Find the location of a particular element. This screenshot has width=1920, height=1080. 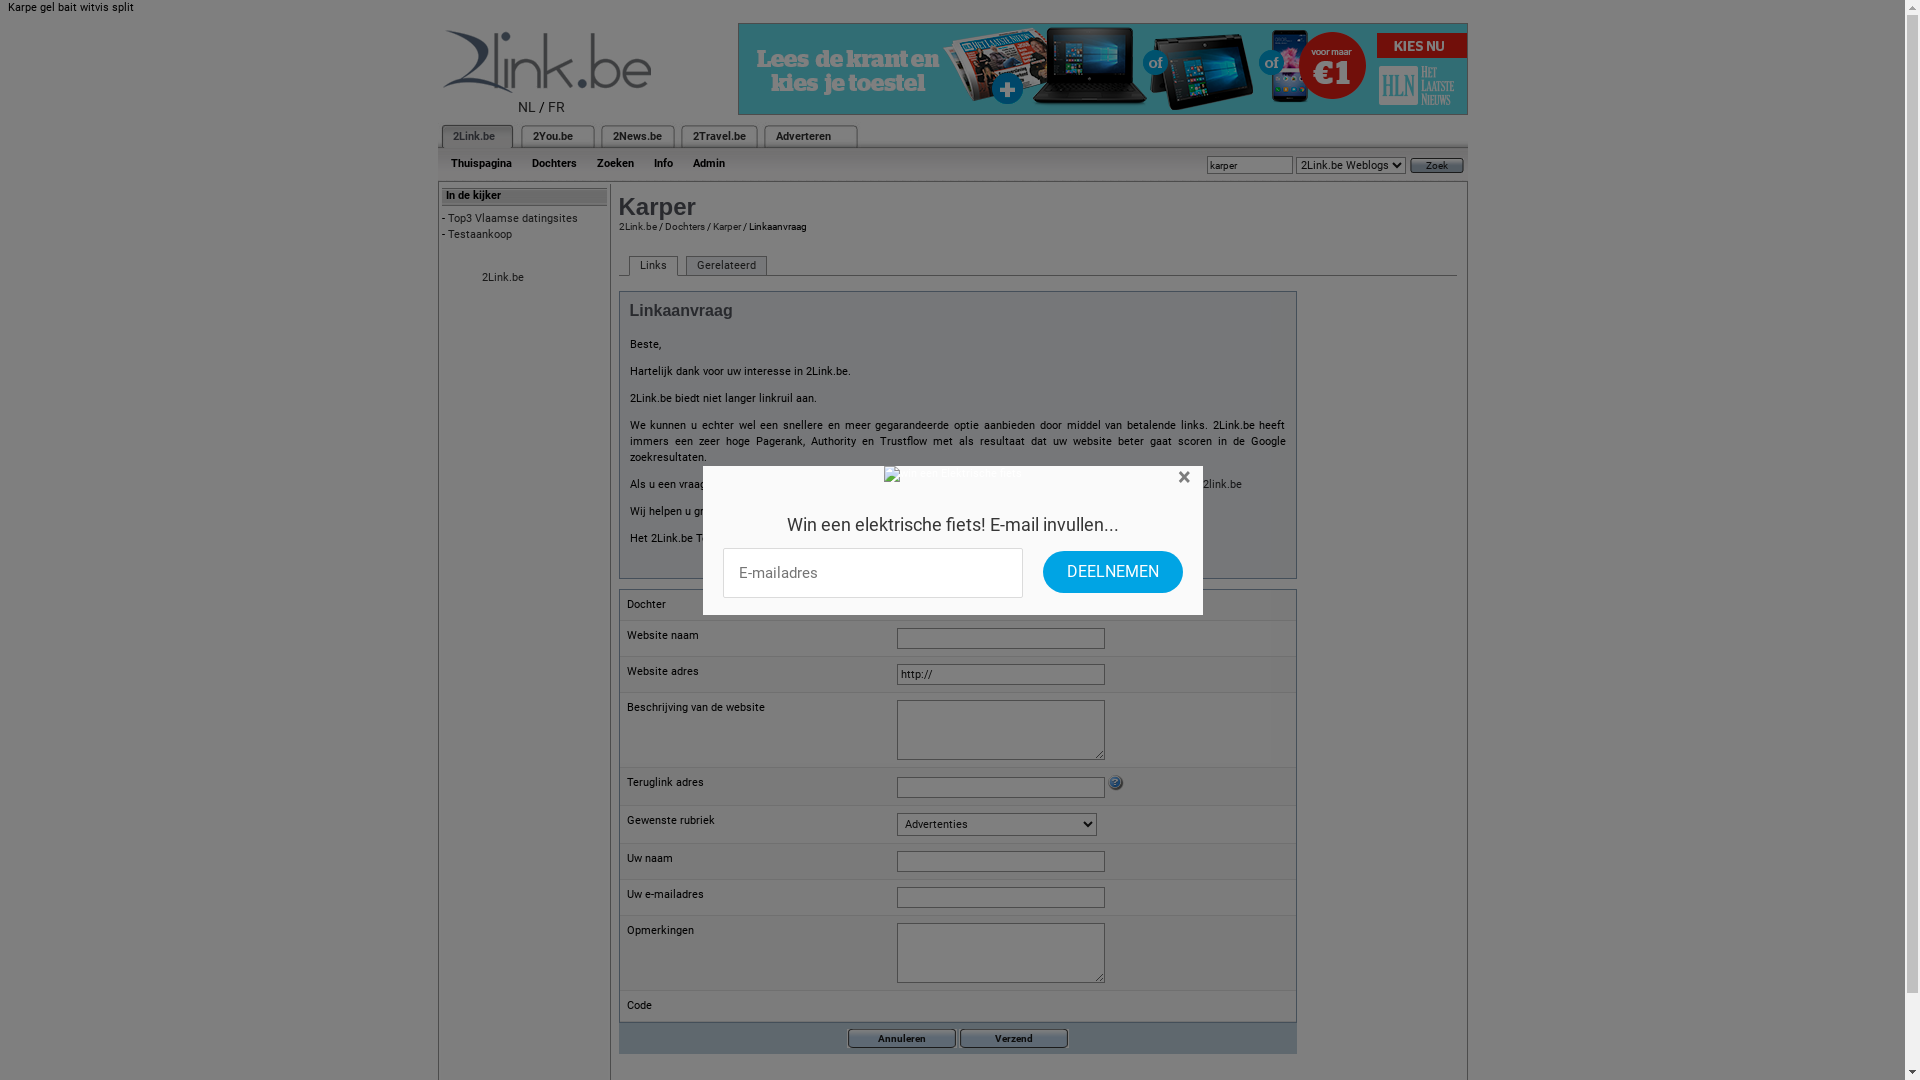

'NL' is located at coordinates (527, 107).